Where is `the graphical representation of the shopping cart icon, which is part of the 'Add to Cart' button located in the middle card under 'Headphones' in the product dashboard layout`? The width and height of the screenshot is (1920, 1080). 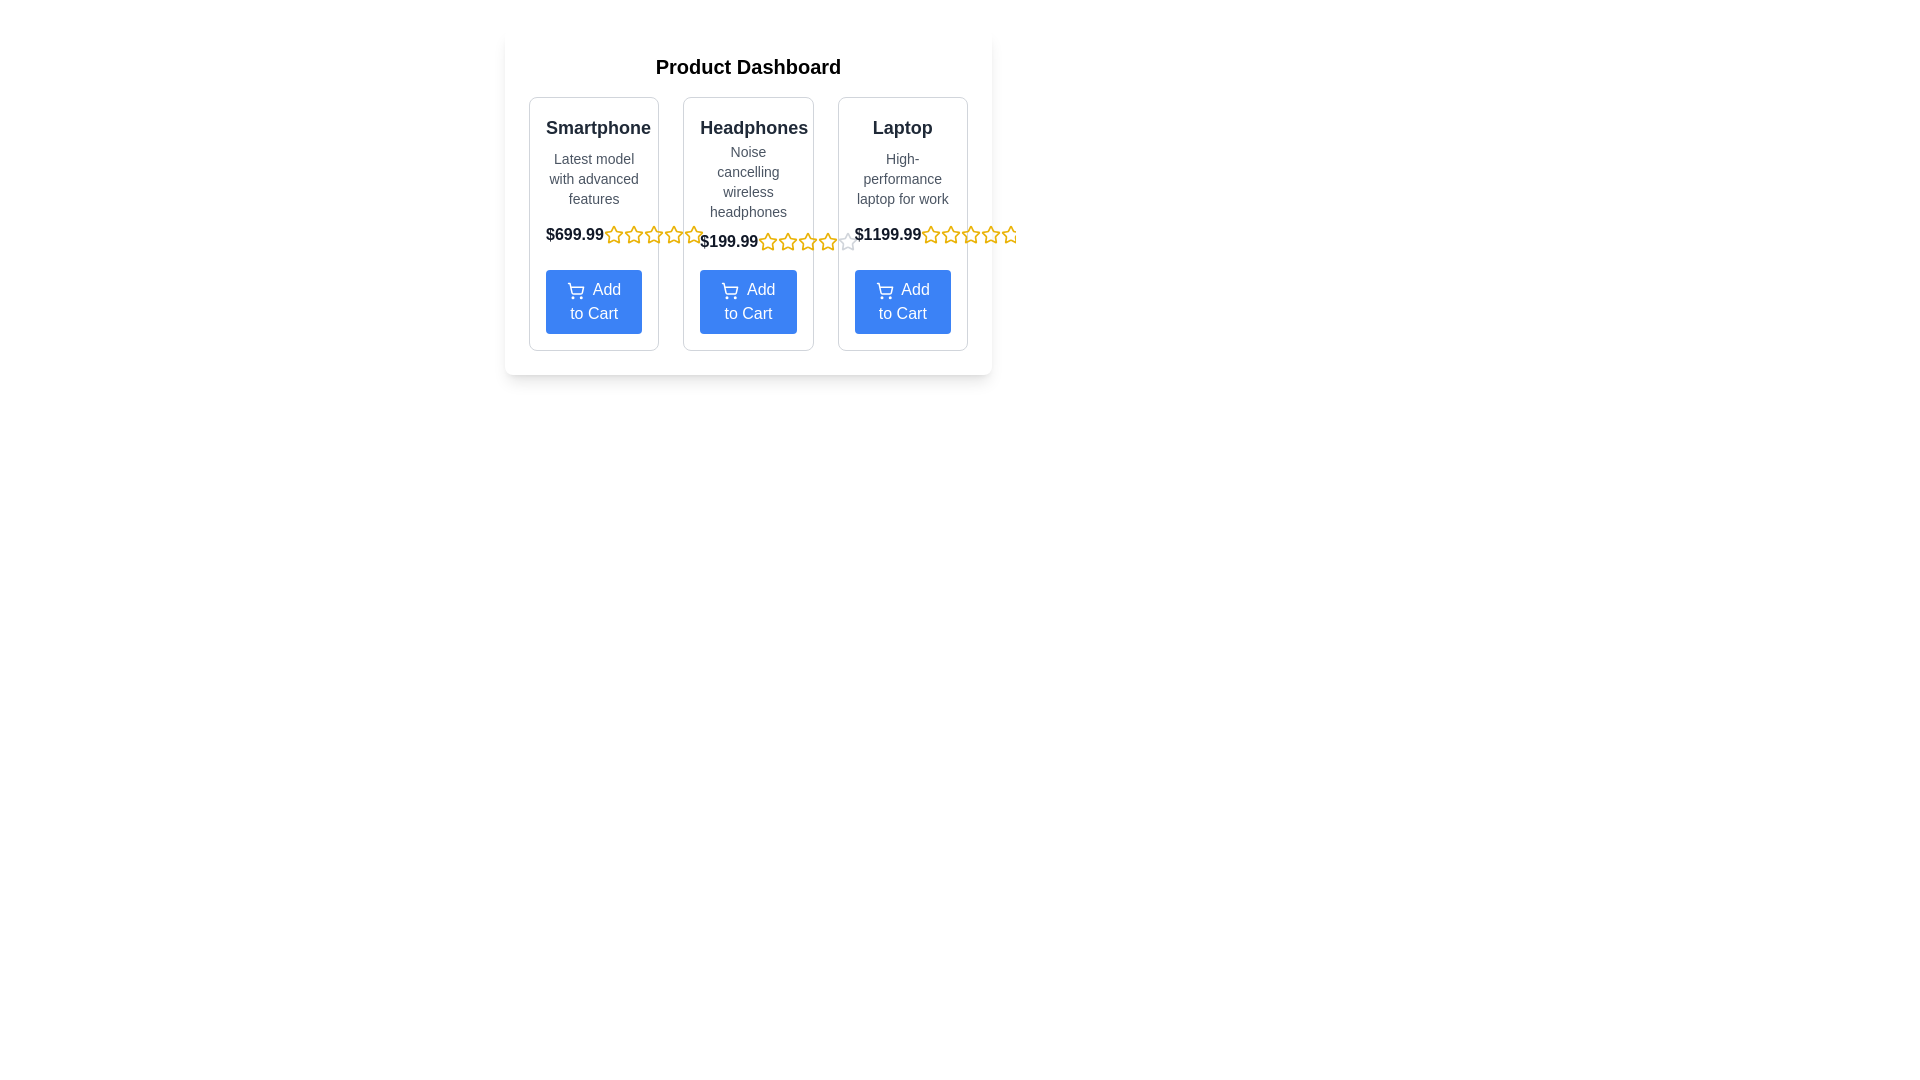 the graphical representation of the shopping cart icon, which is part of the 'Add to Cart' button located in the middle card under 'Headphones' in the product dashboard layout is located at coordinates (729, 290).